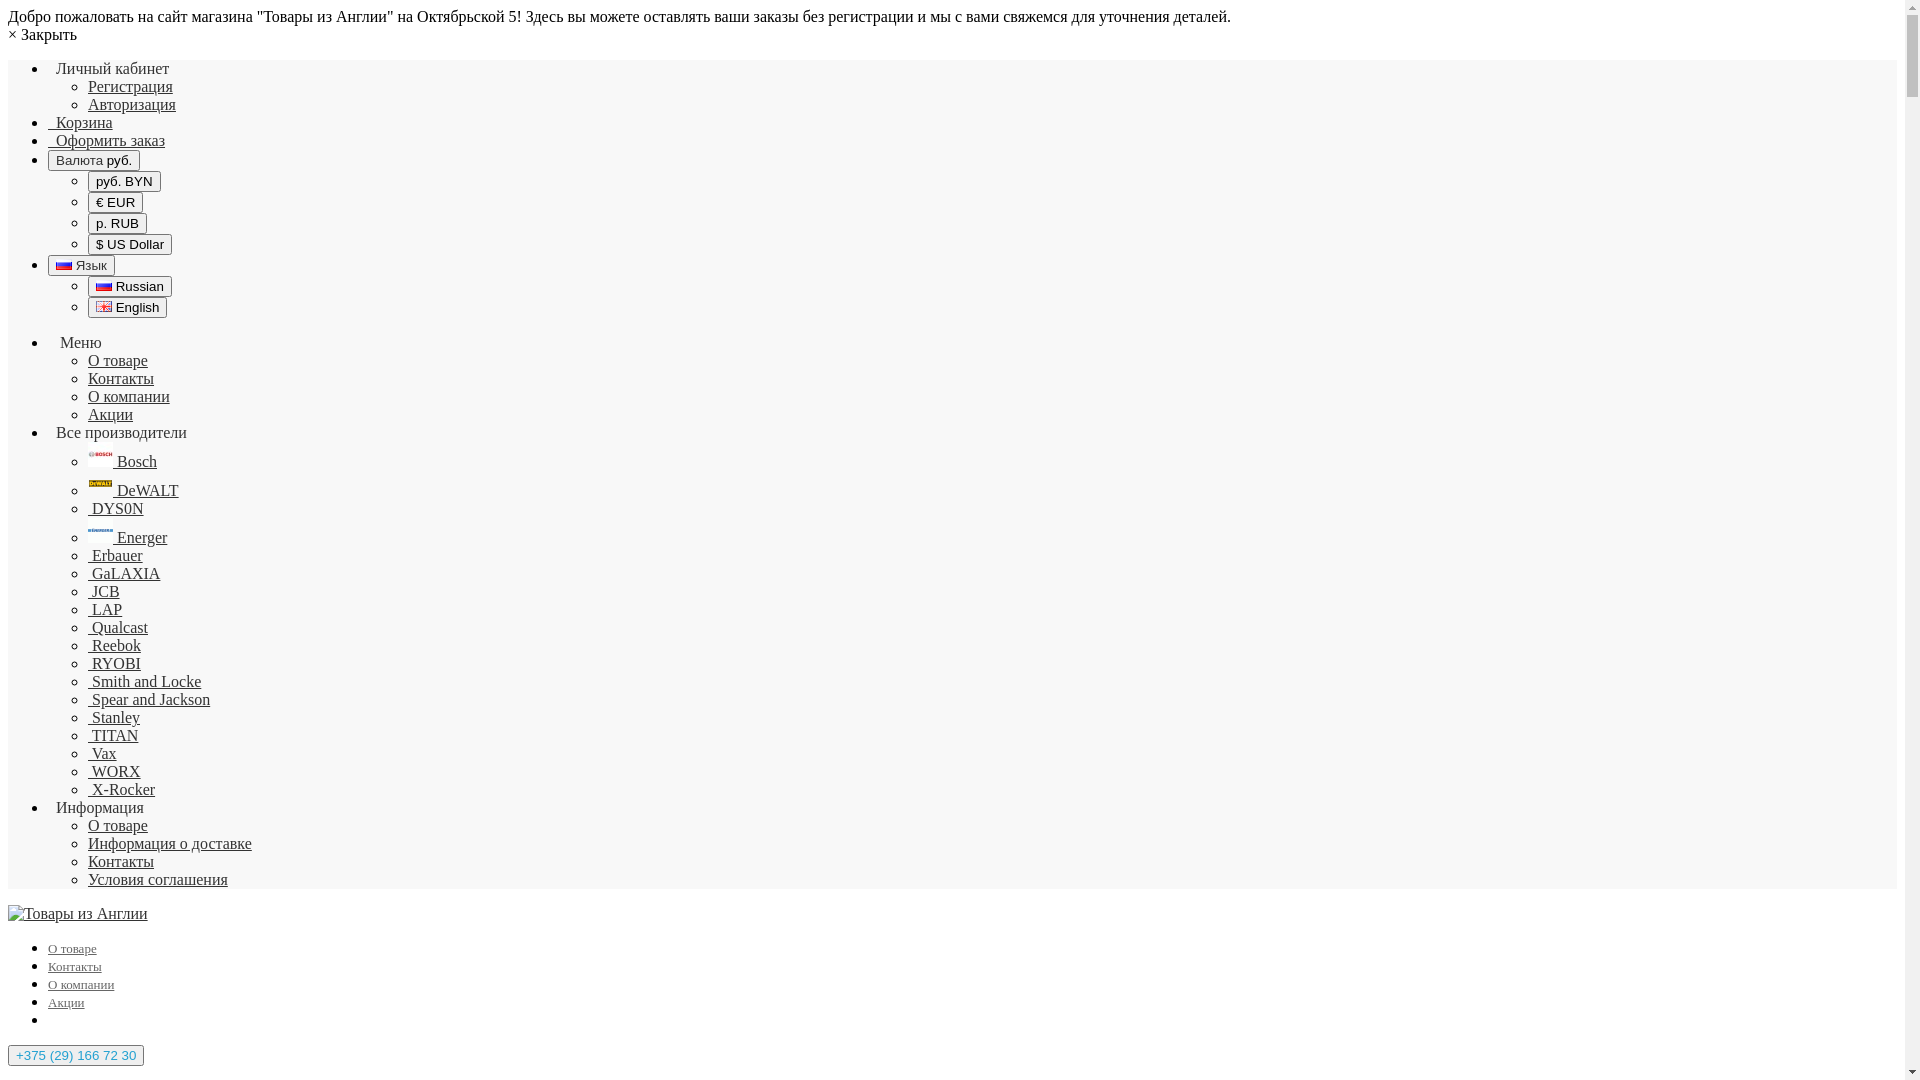 This screenshot has width=1920, height=1080. Describe the element at coordinates (114, 555) in the screenshot. I see `'Erbauer'` at that location.